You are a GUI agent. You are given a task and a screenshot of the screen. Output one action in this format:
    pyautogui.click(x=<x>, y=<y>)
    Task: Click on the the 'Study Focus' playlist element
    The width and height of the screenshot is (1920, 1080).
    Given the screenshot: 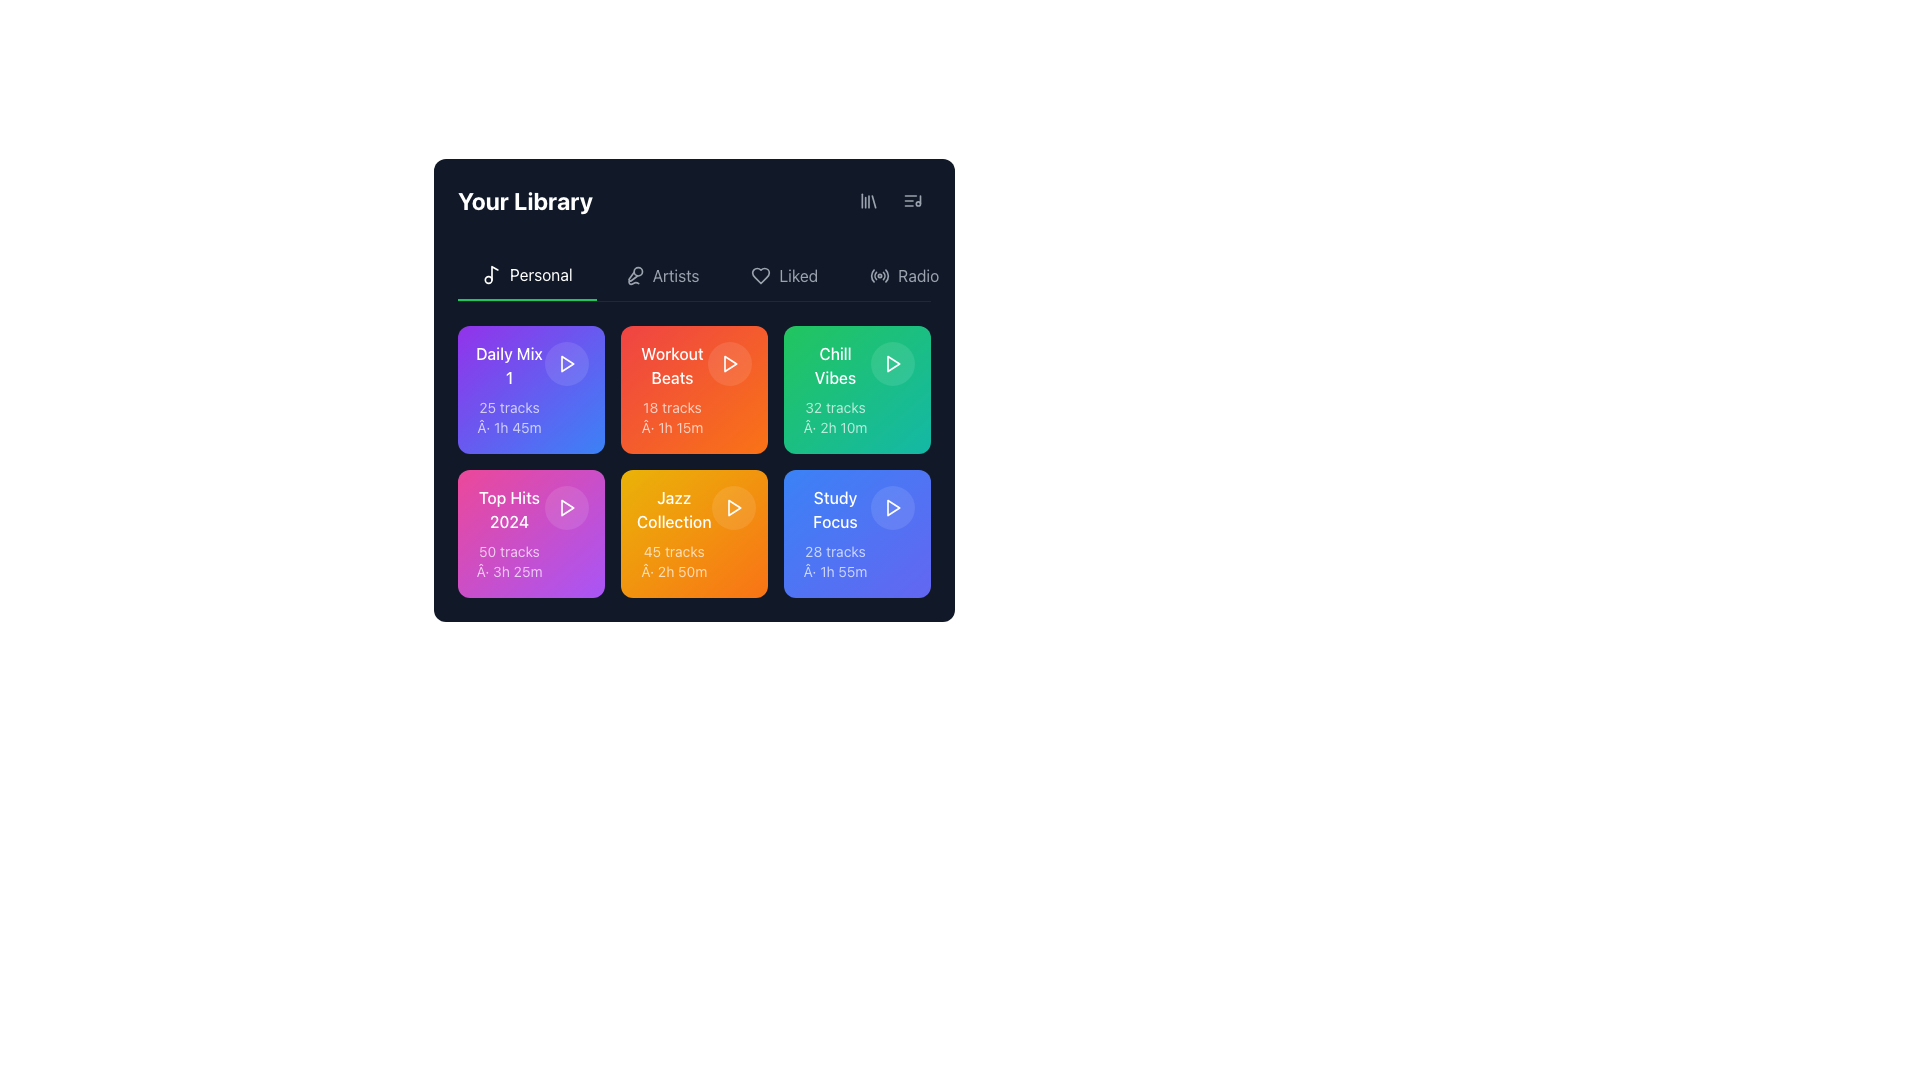 What is the action you would take?
    pyautogui.click(x=857, y=532)
    